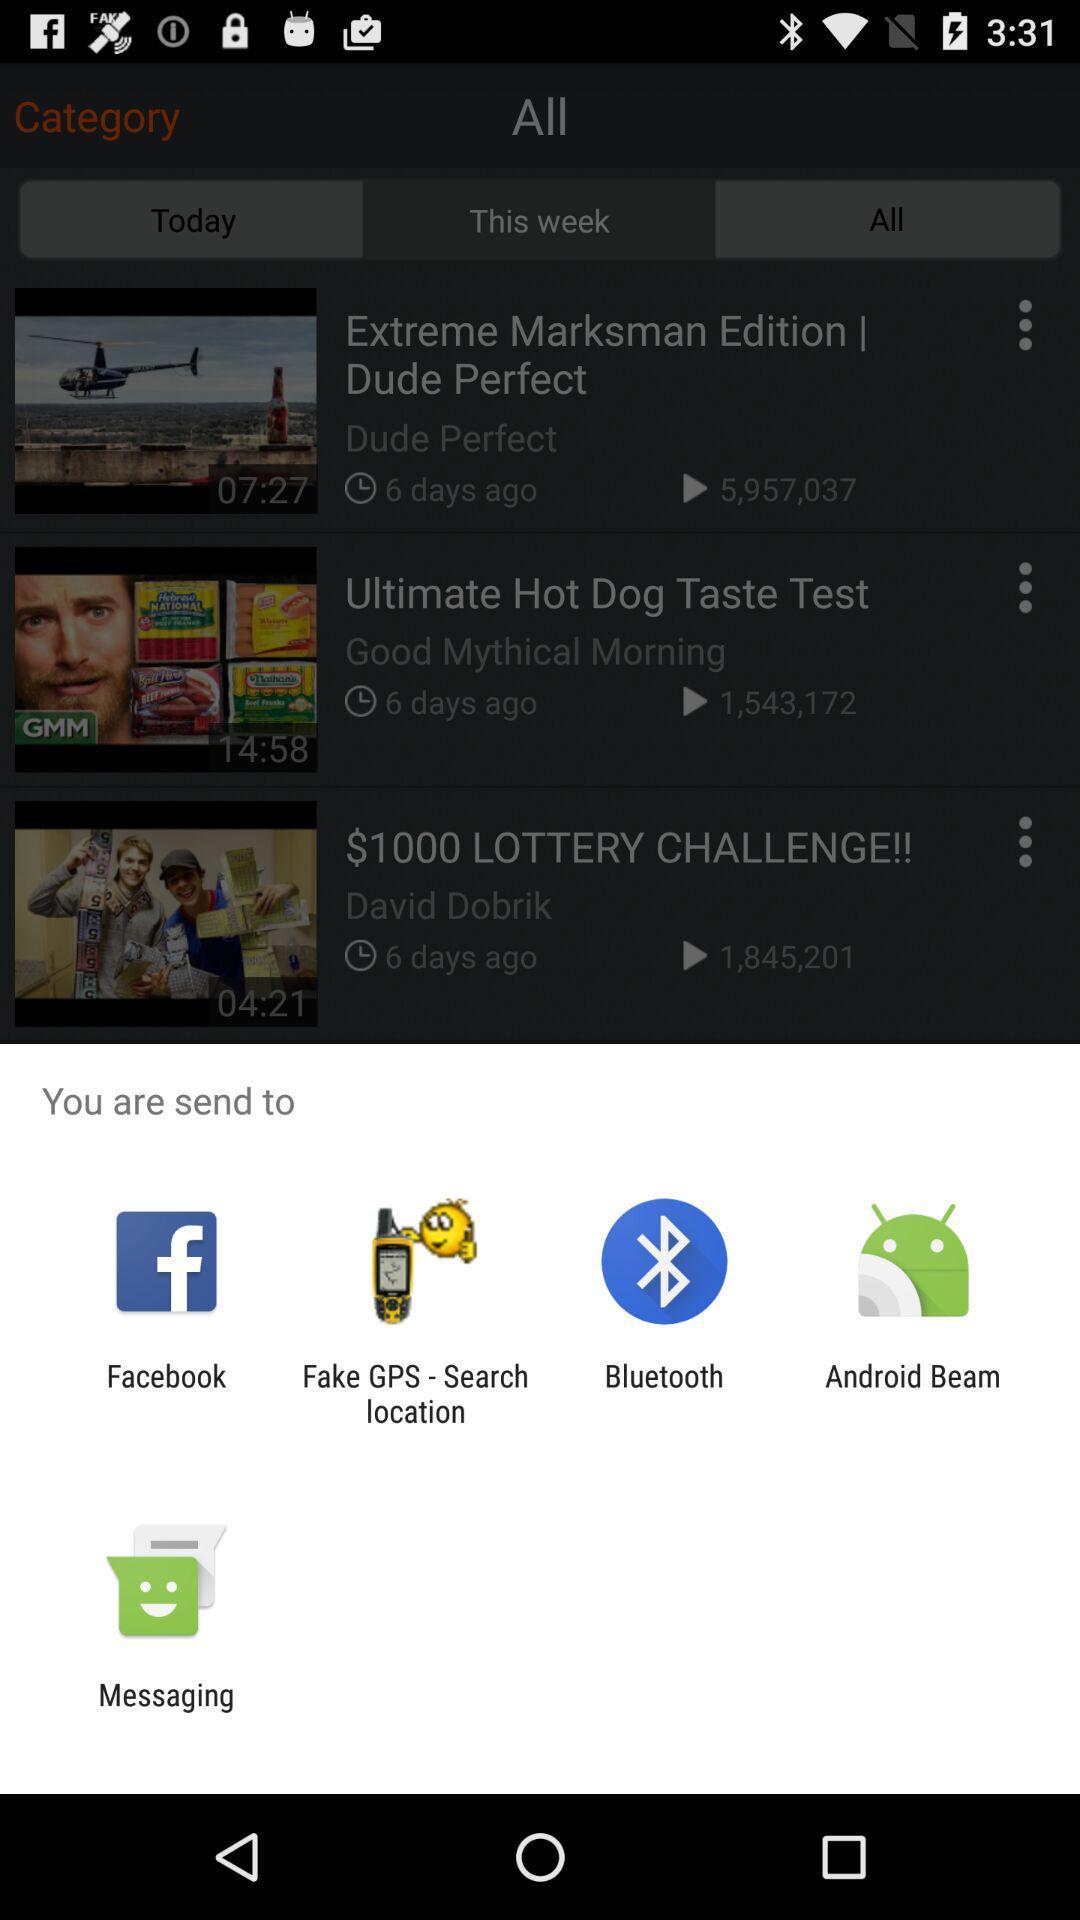 The height and width of the screenshot is (1920, 1080). I want to click on the messaging icon, so click(165, 1711).